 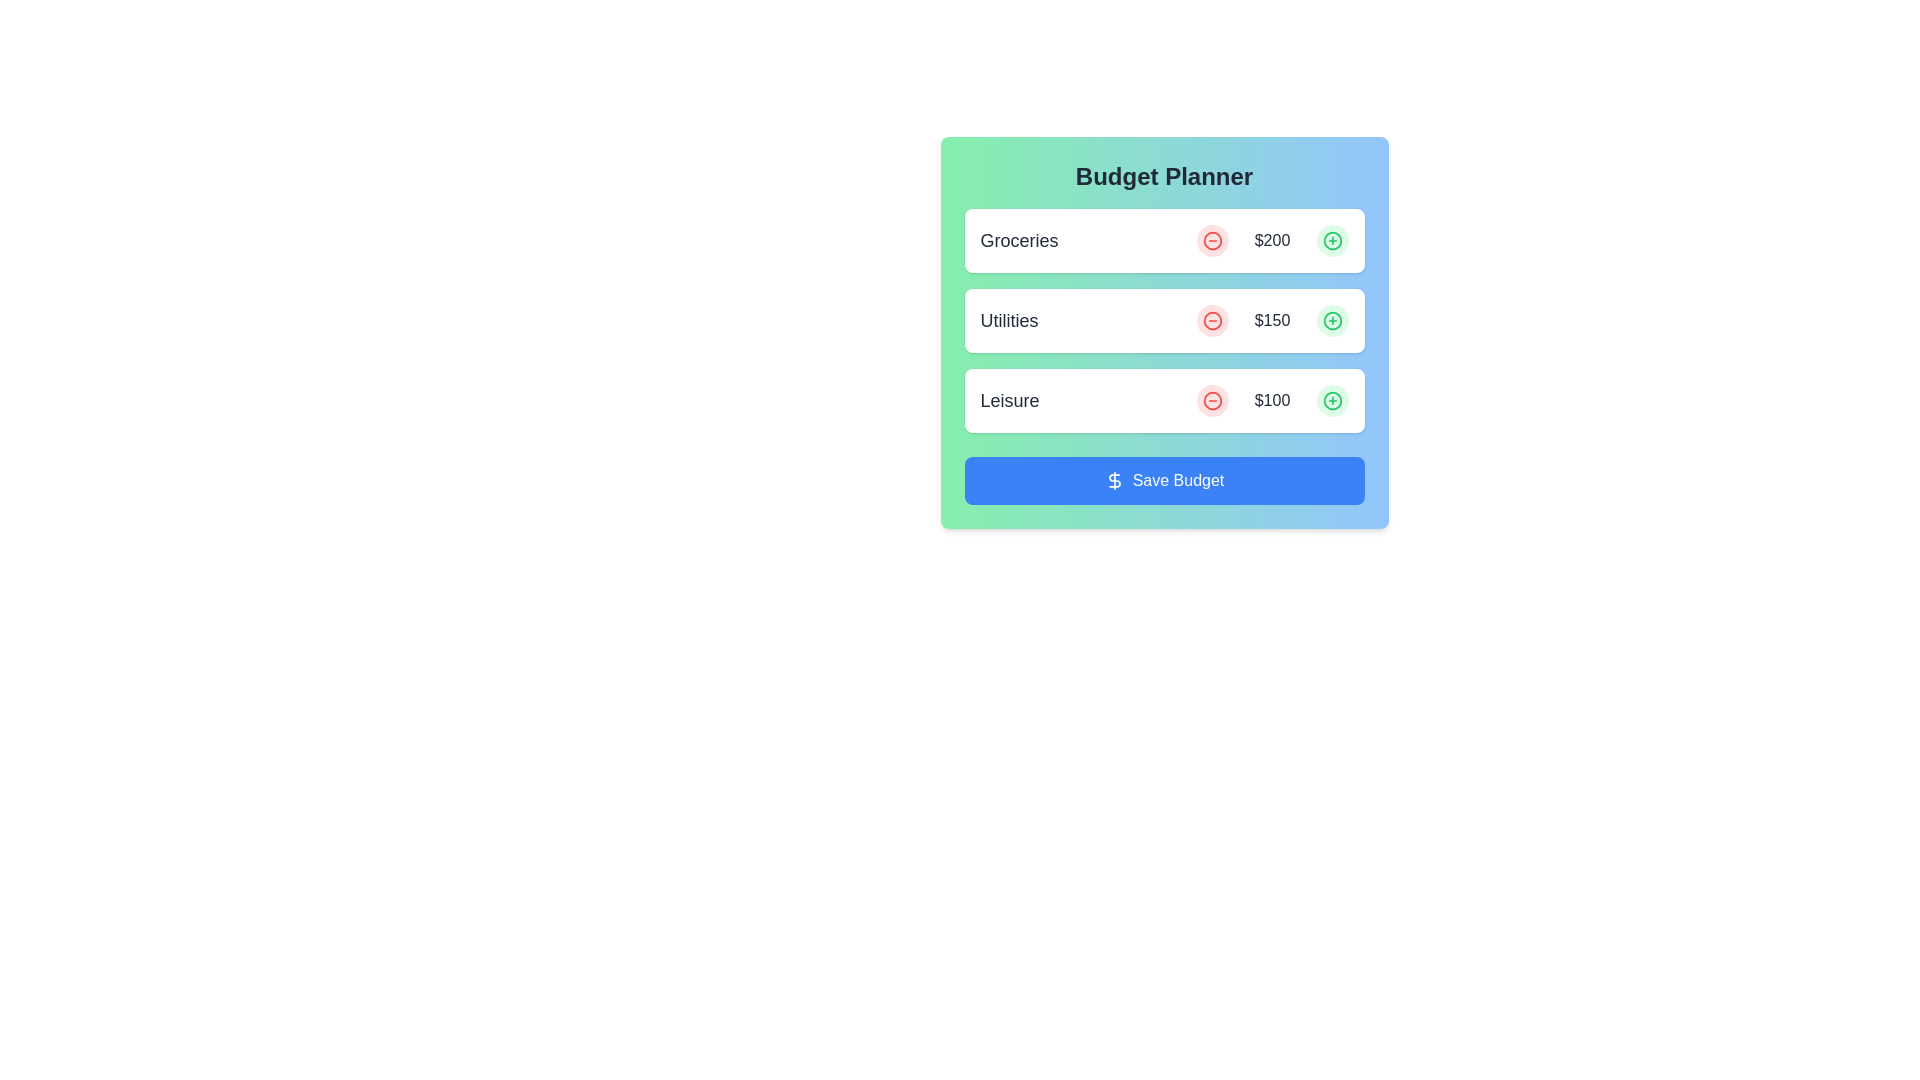 What do you see at coordinates (1164, 239) in the screenshot?
I see `the first List item in the 'Budget Planner' interface that contains the text 'Groceries', a red button with a minus icon, the monetary value '$200', and a green button with a plus icon` at bounding box center [1164, 239].